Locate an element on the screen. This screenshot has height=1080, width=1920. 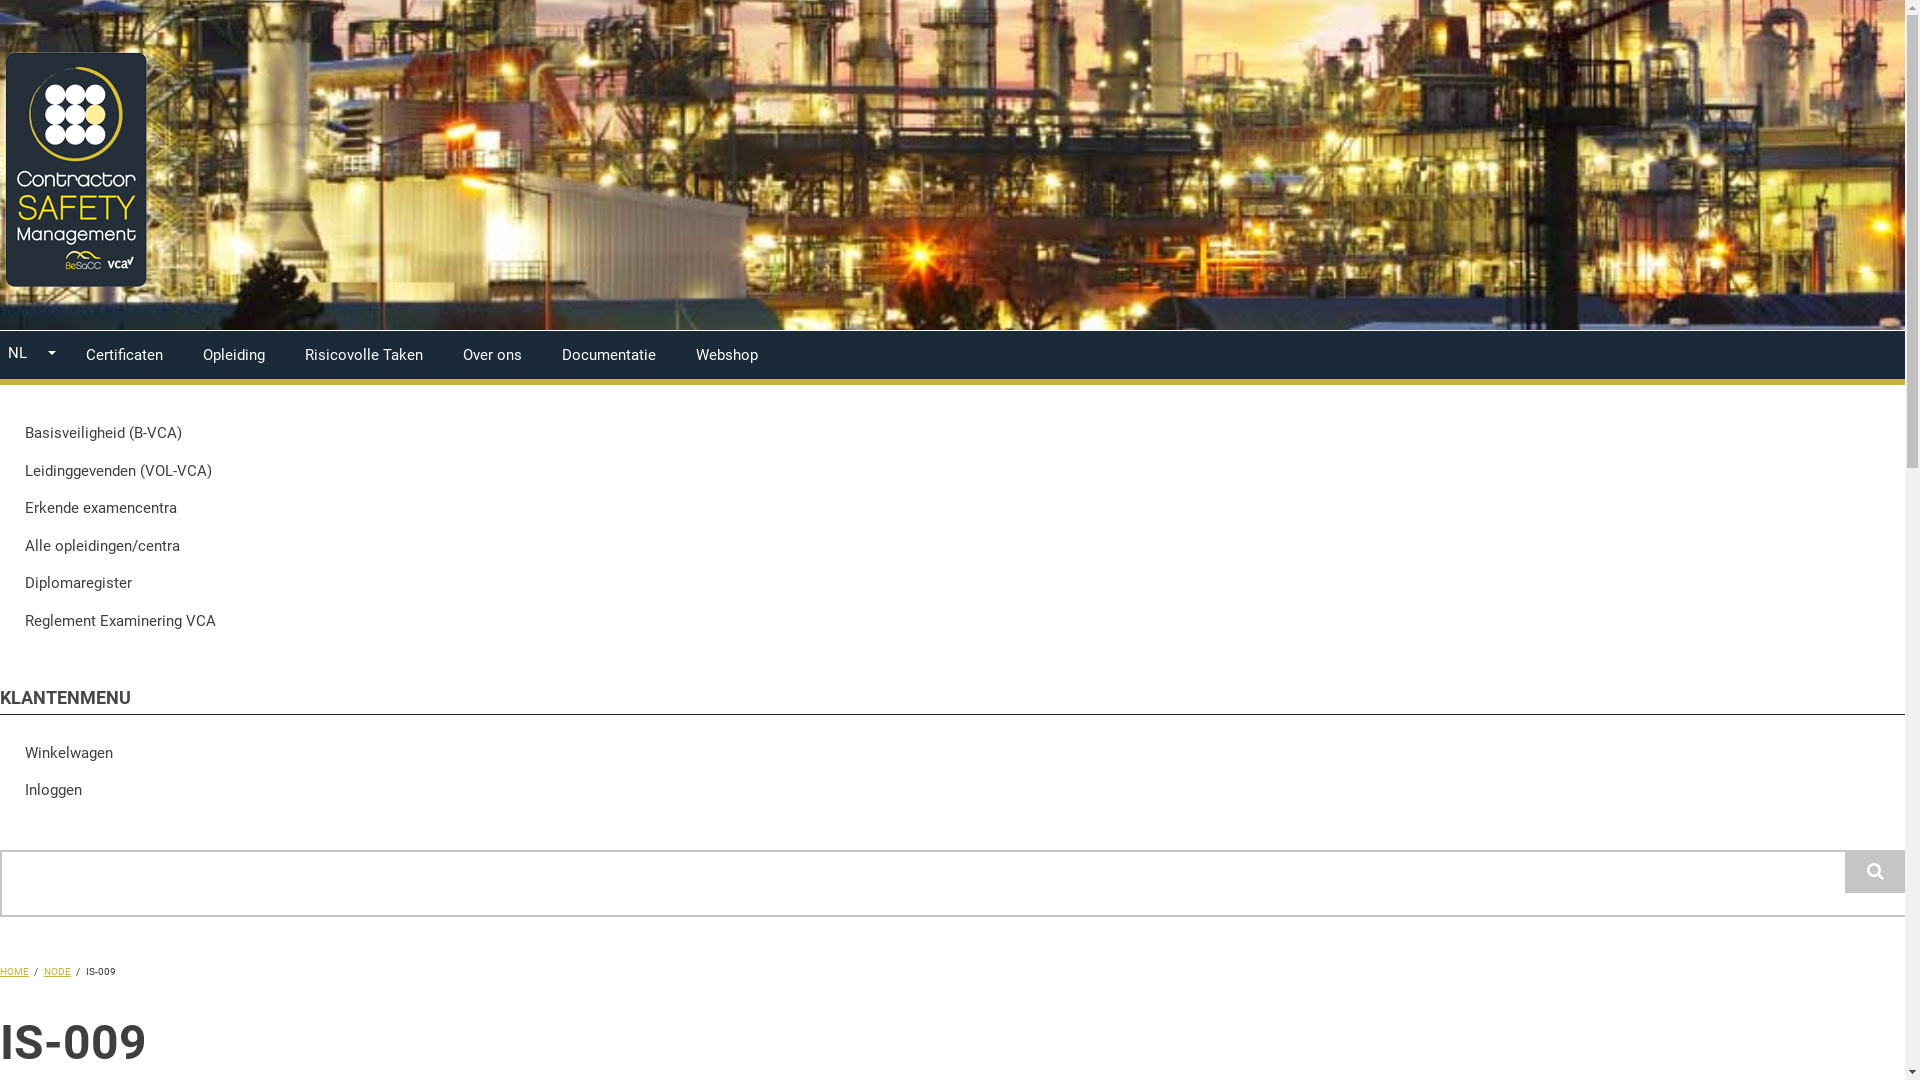
'Erkende examencentra' is located at coordinates (0, 508).